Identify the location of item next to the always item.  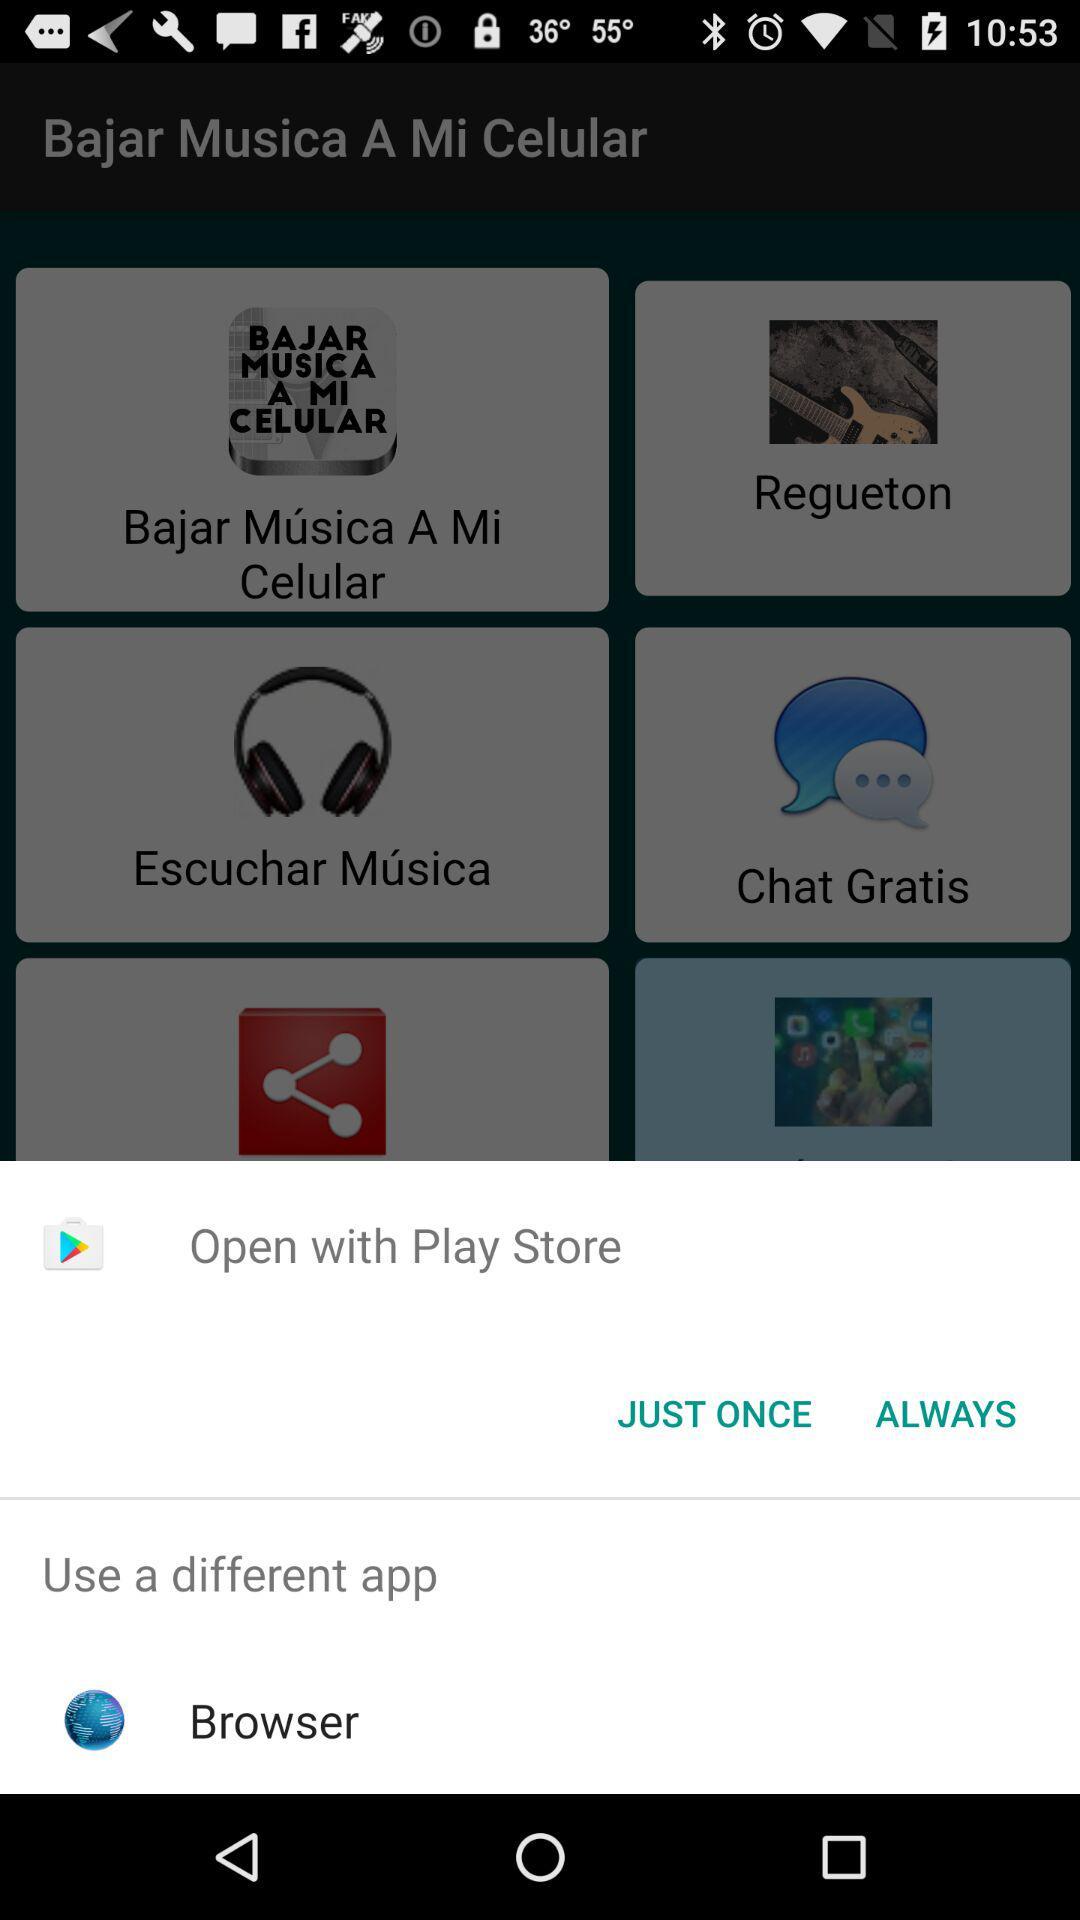
(713, 1411).